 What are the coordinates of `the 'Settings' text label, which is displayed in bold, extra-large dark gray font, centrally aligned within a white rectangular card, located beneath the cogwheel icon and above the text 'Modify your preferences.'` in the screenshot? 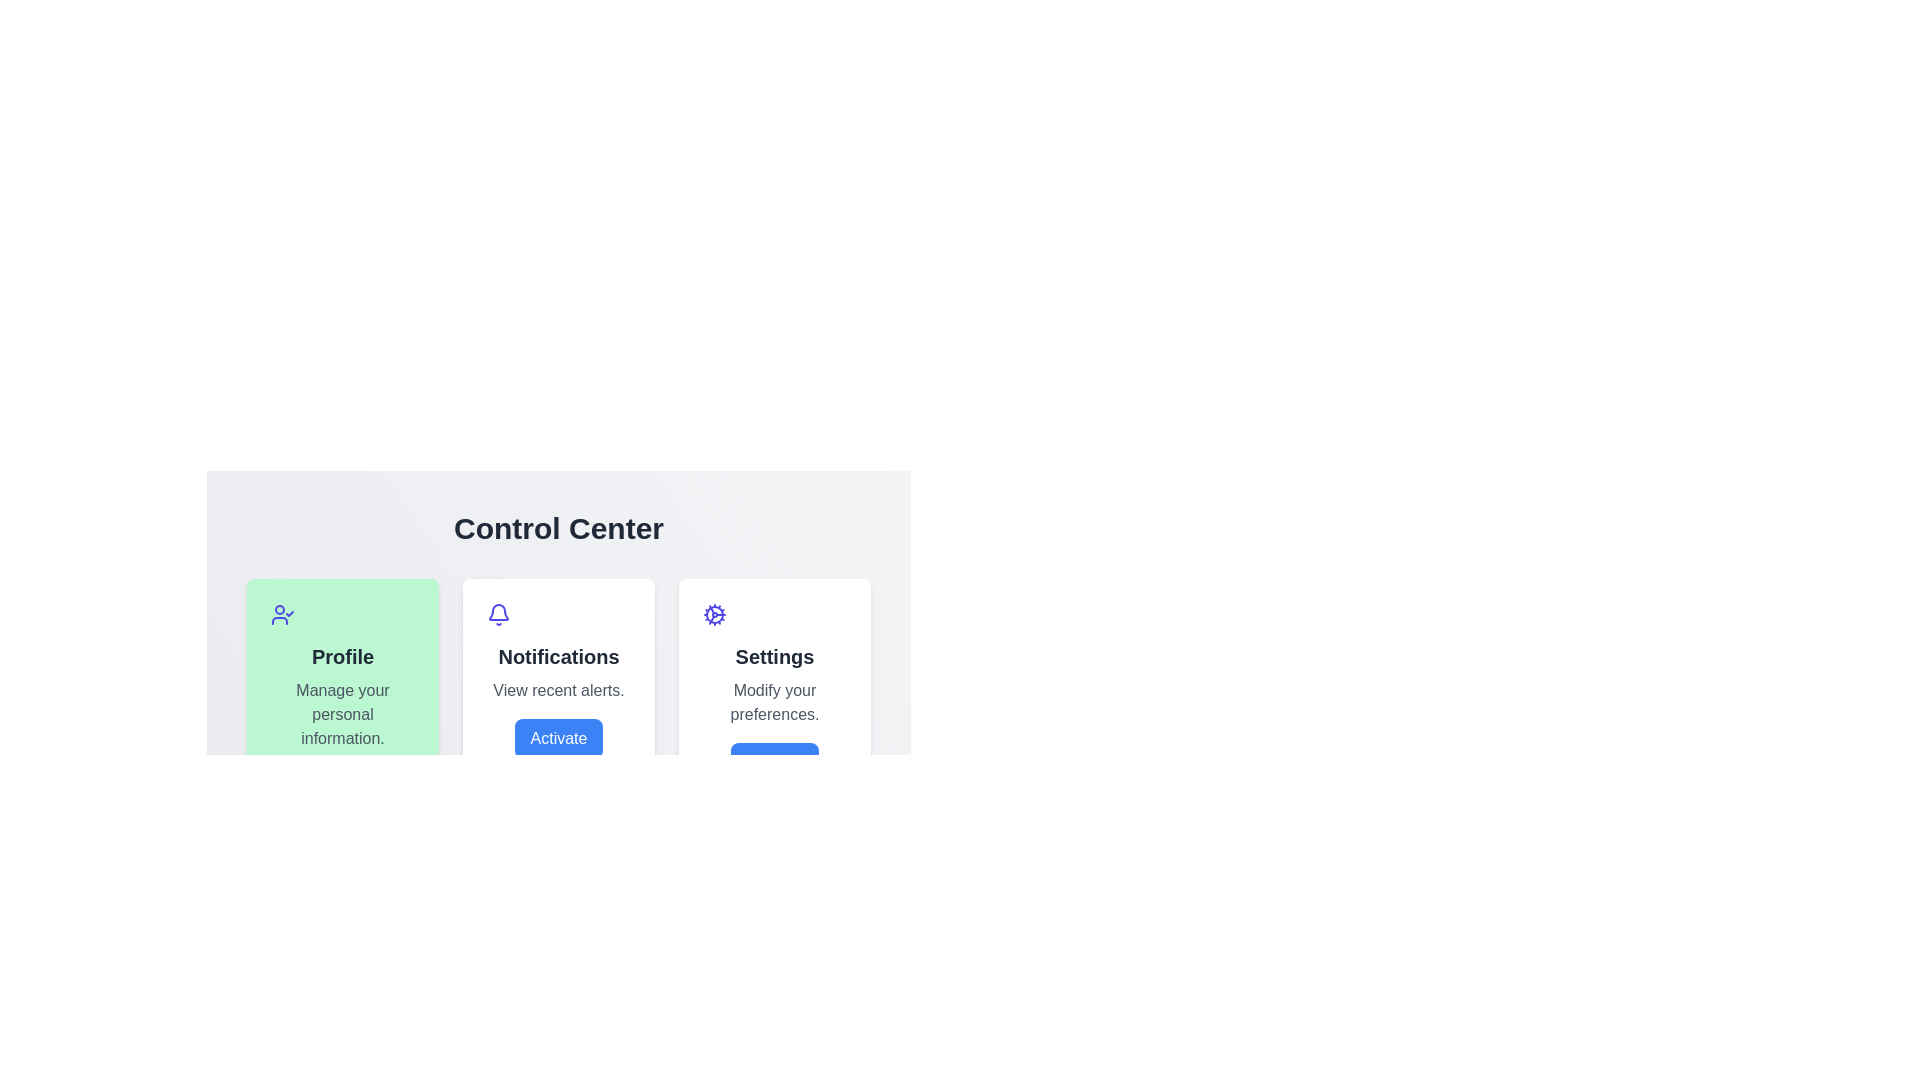 It's located at (773, 656).